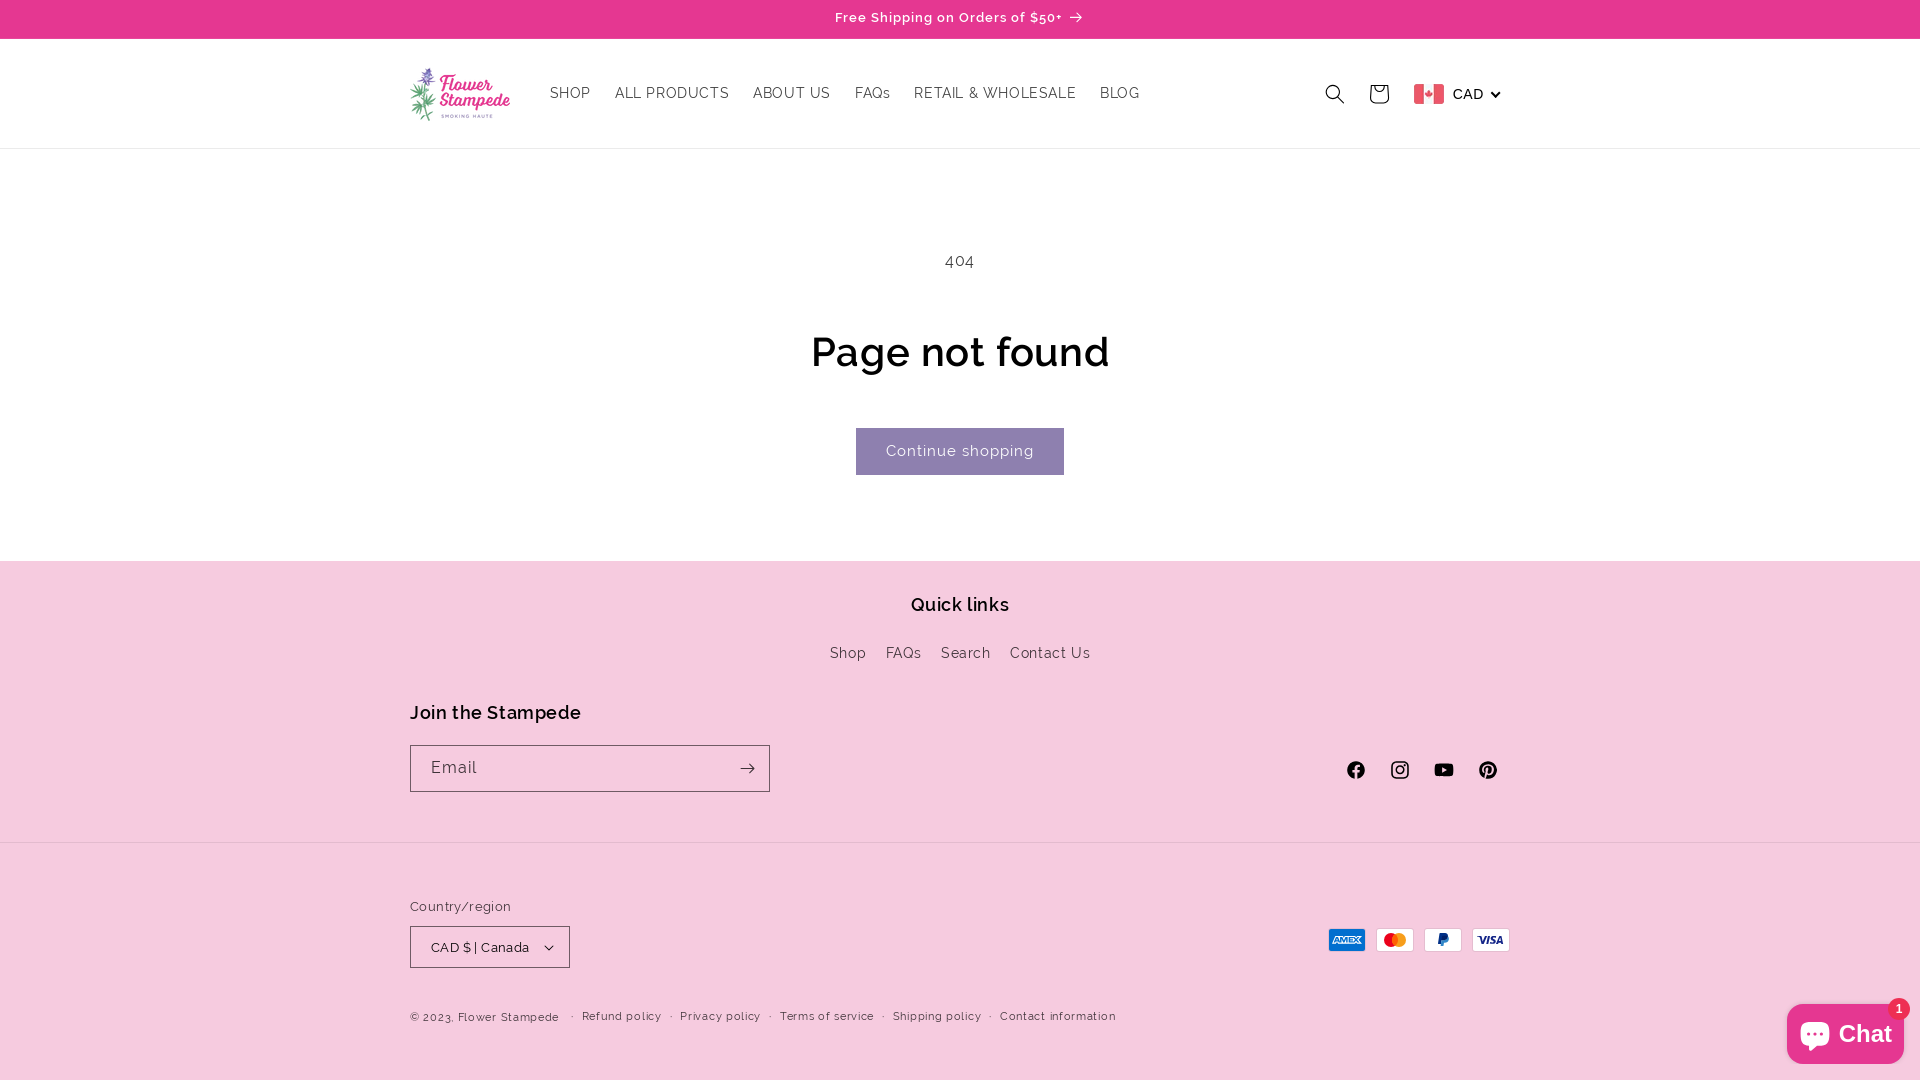 Image resolution: width=1920 pixels, height=1080 pixels. I want to click on 'Shop', so click(830, 655).